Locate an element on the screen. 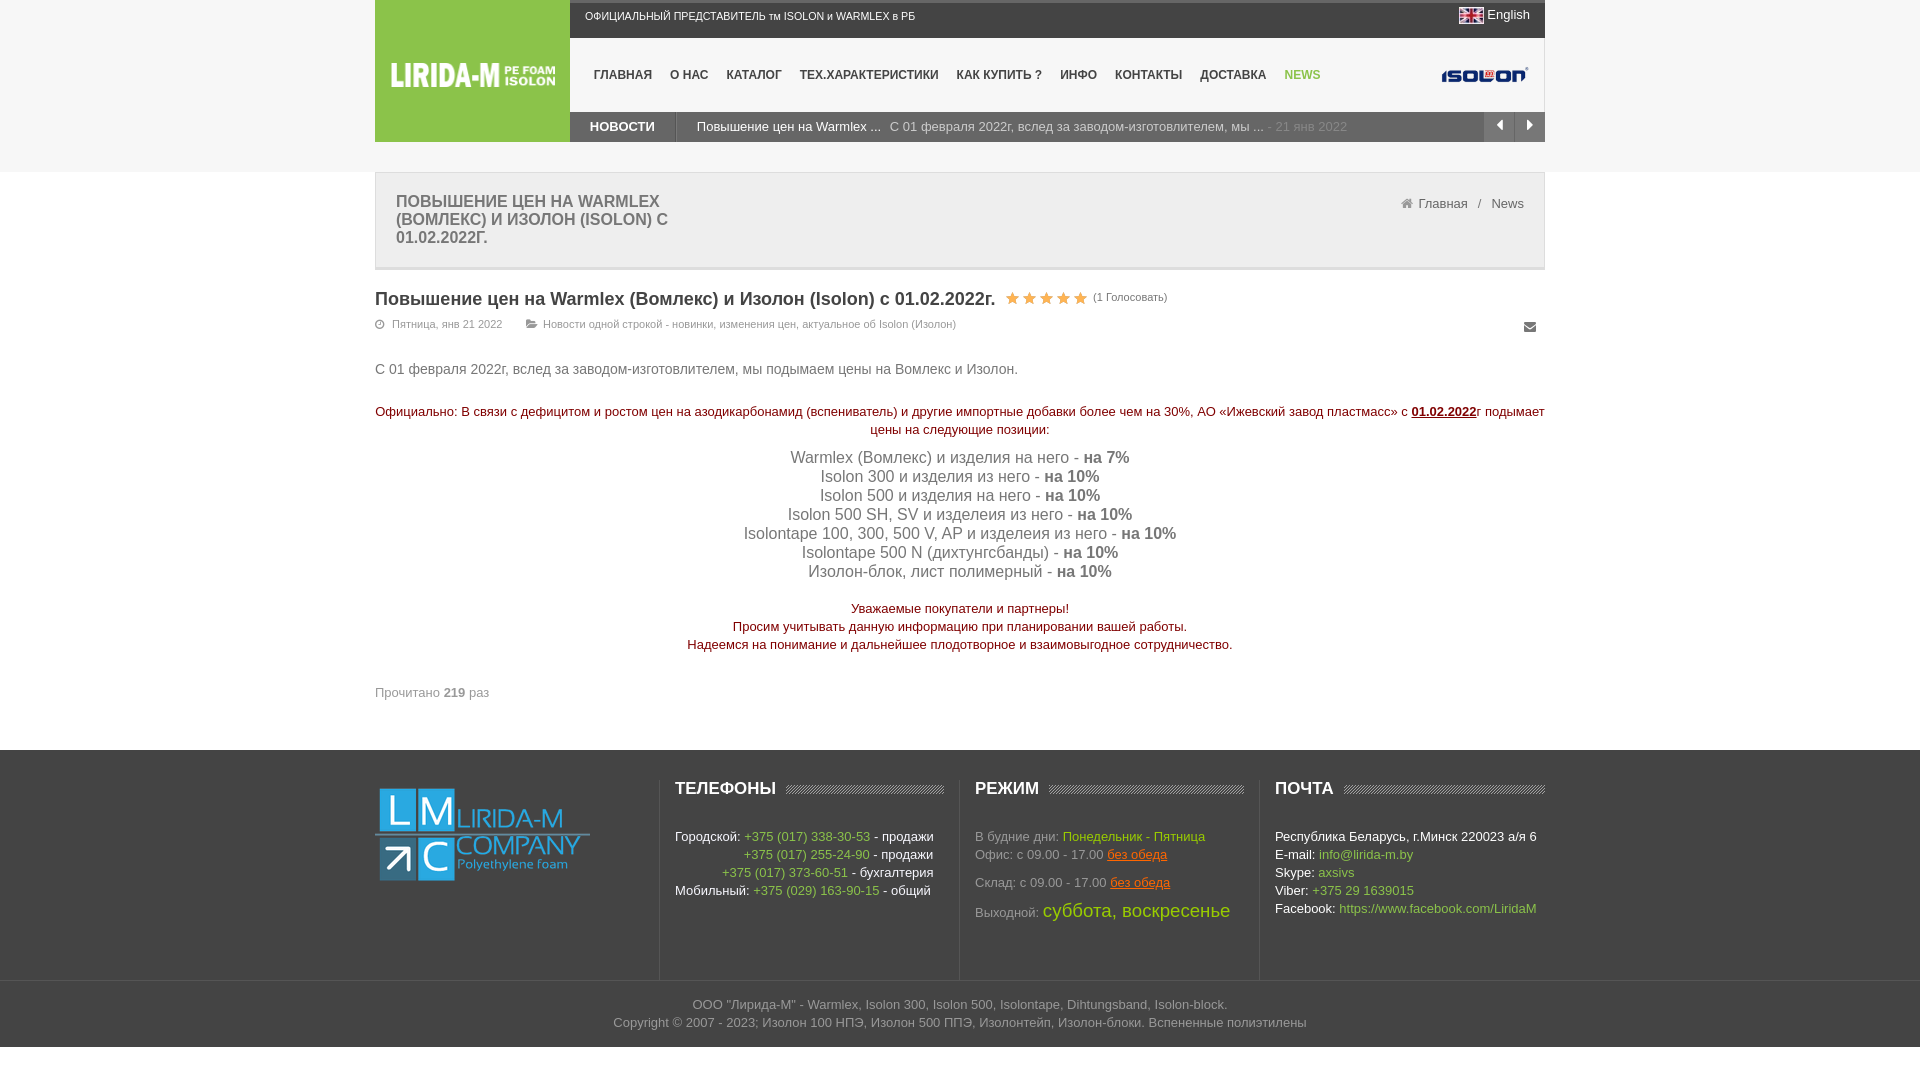 This screenshot has width=1920, height=1080. '+375 (029) 163-90-15' is located at coordinates (816, 889).